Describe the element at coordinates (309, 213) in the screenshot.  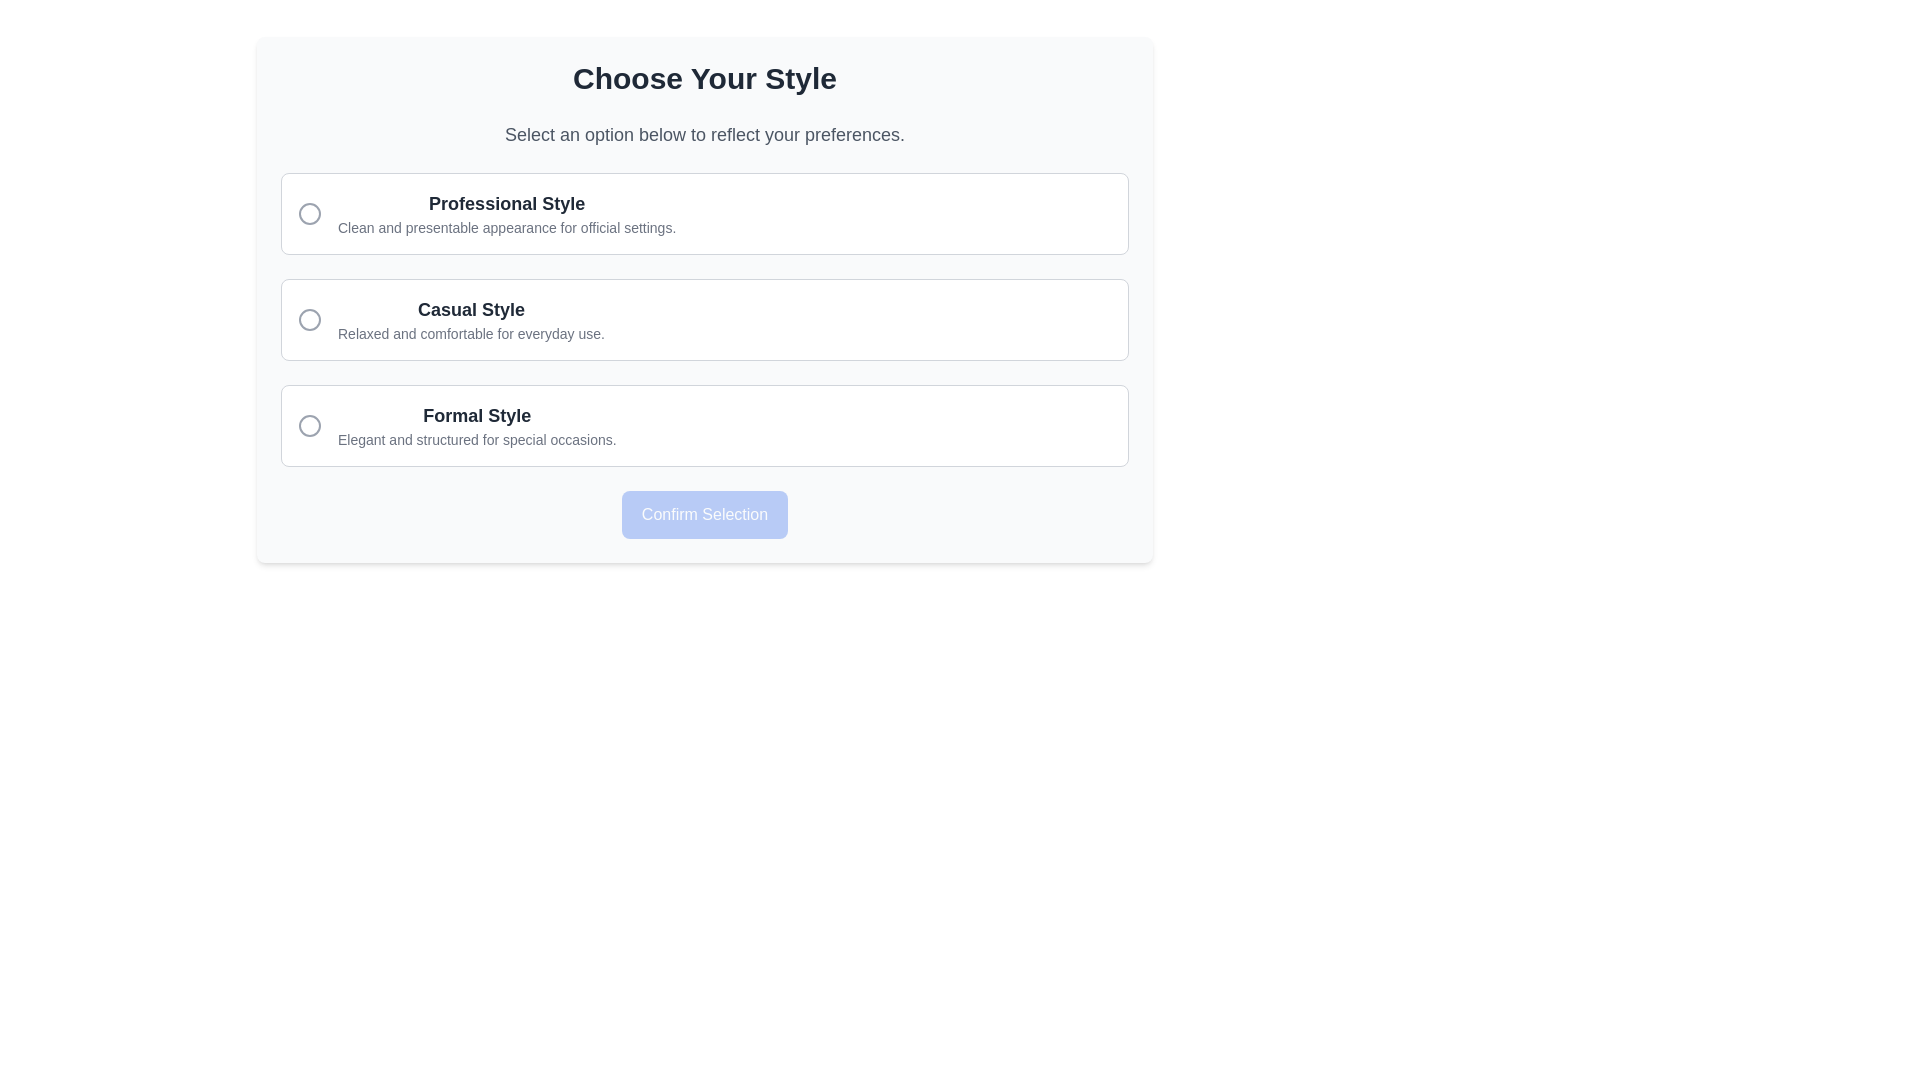
I see `the radio button indicator for the 'Professional Style' option` at that location.